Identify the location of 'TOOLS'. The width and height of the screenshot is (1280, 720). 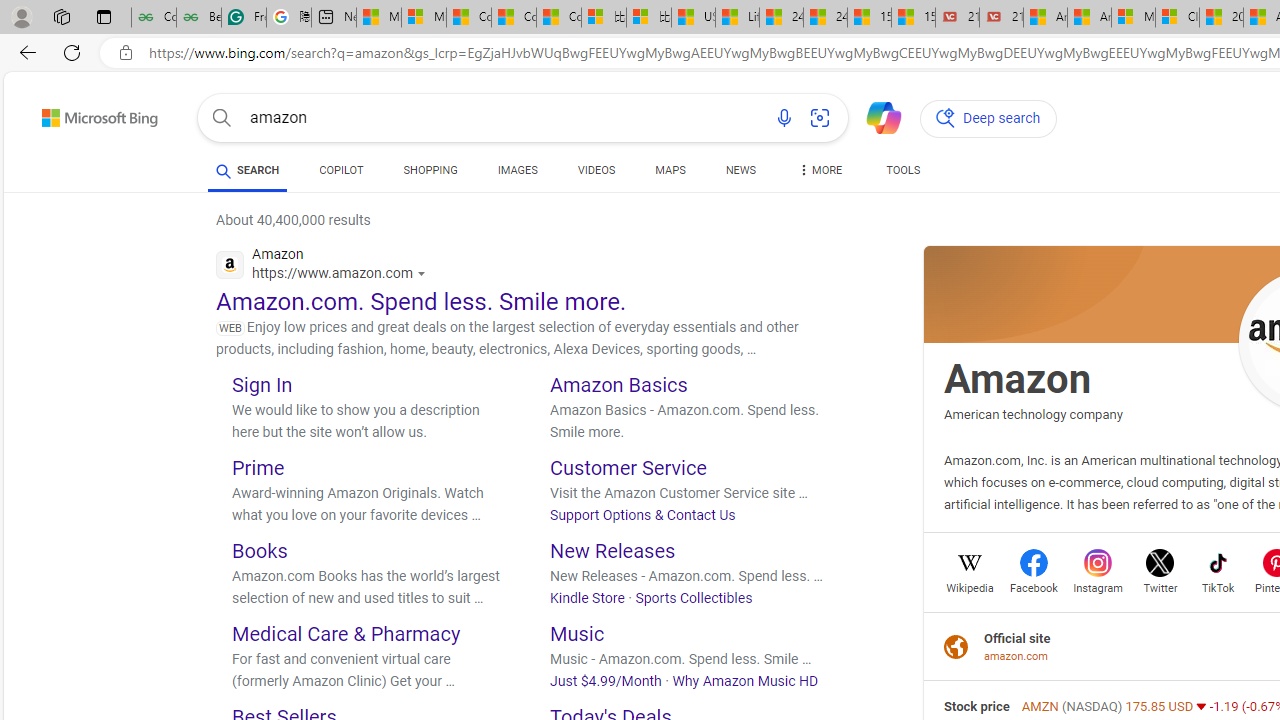
(902, 172).